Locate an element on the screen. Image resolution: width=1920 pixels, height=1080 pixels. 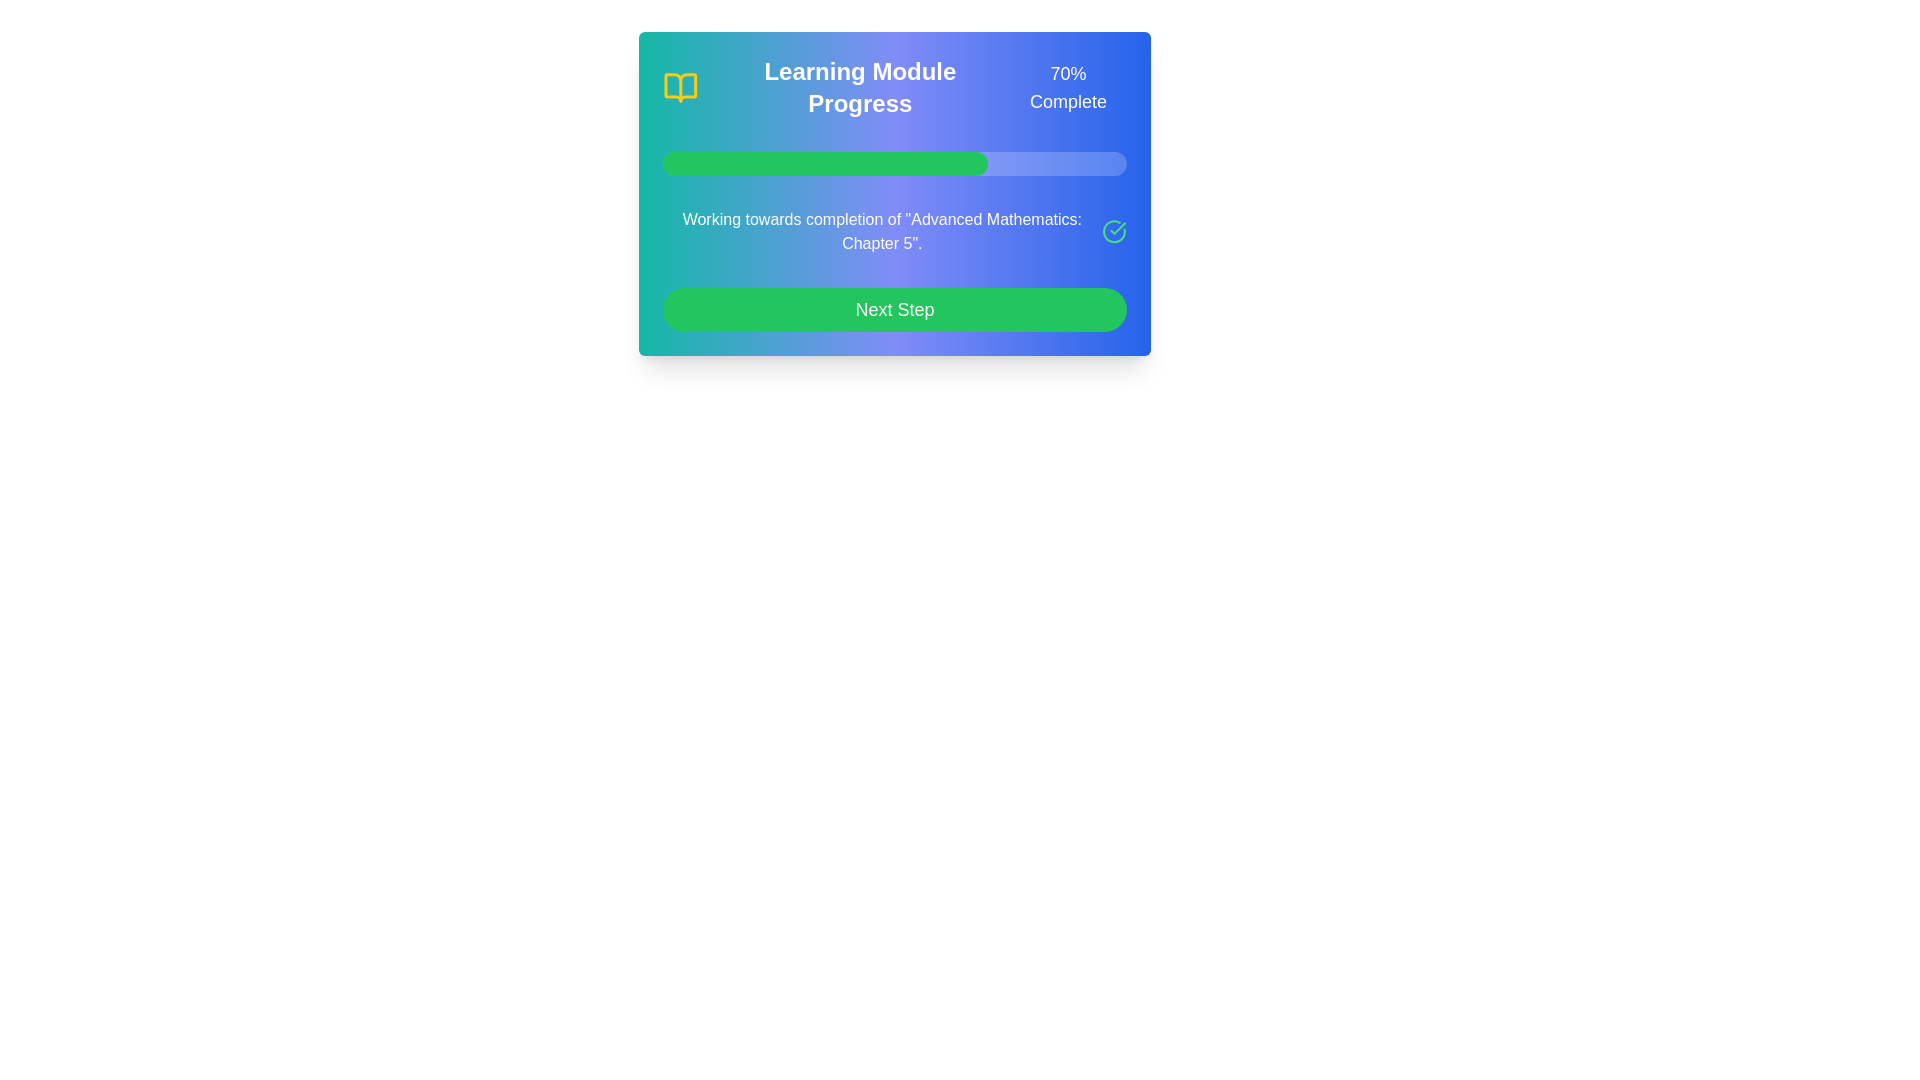
the static text label displaying 'Working towards completion of "Advanced Mathematics: Chapter 5"' which is centered in a blue gradient background, located above the green 'Next Step' button is located at coordinates (881, 230).